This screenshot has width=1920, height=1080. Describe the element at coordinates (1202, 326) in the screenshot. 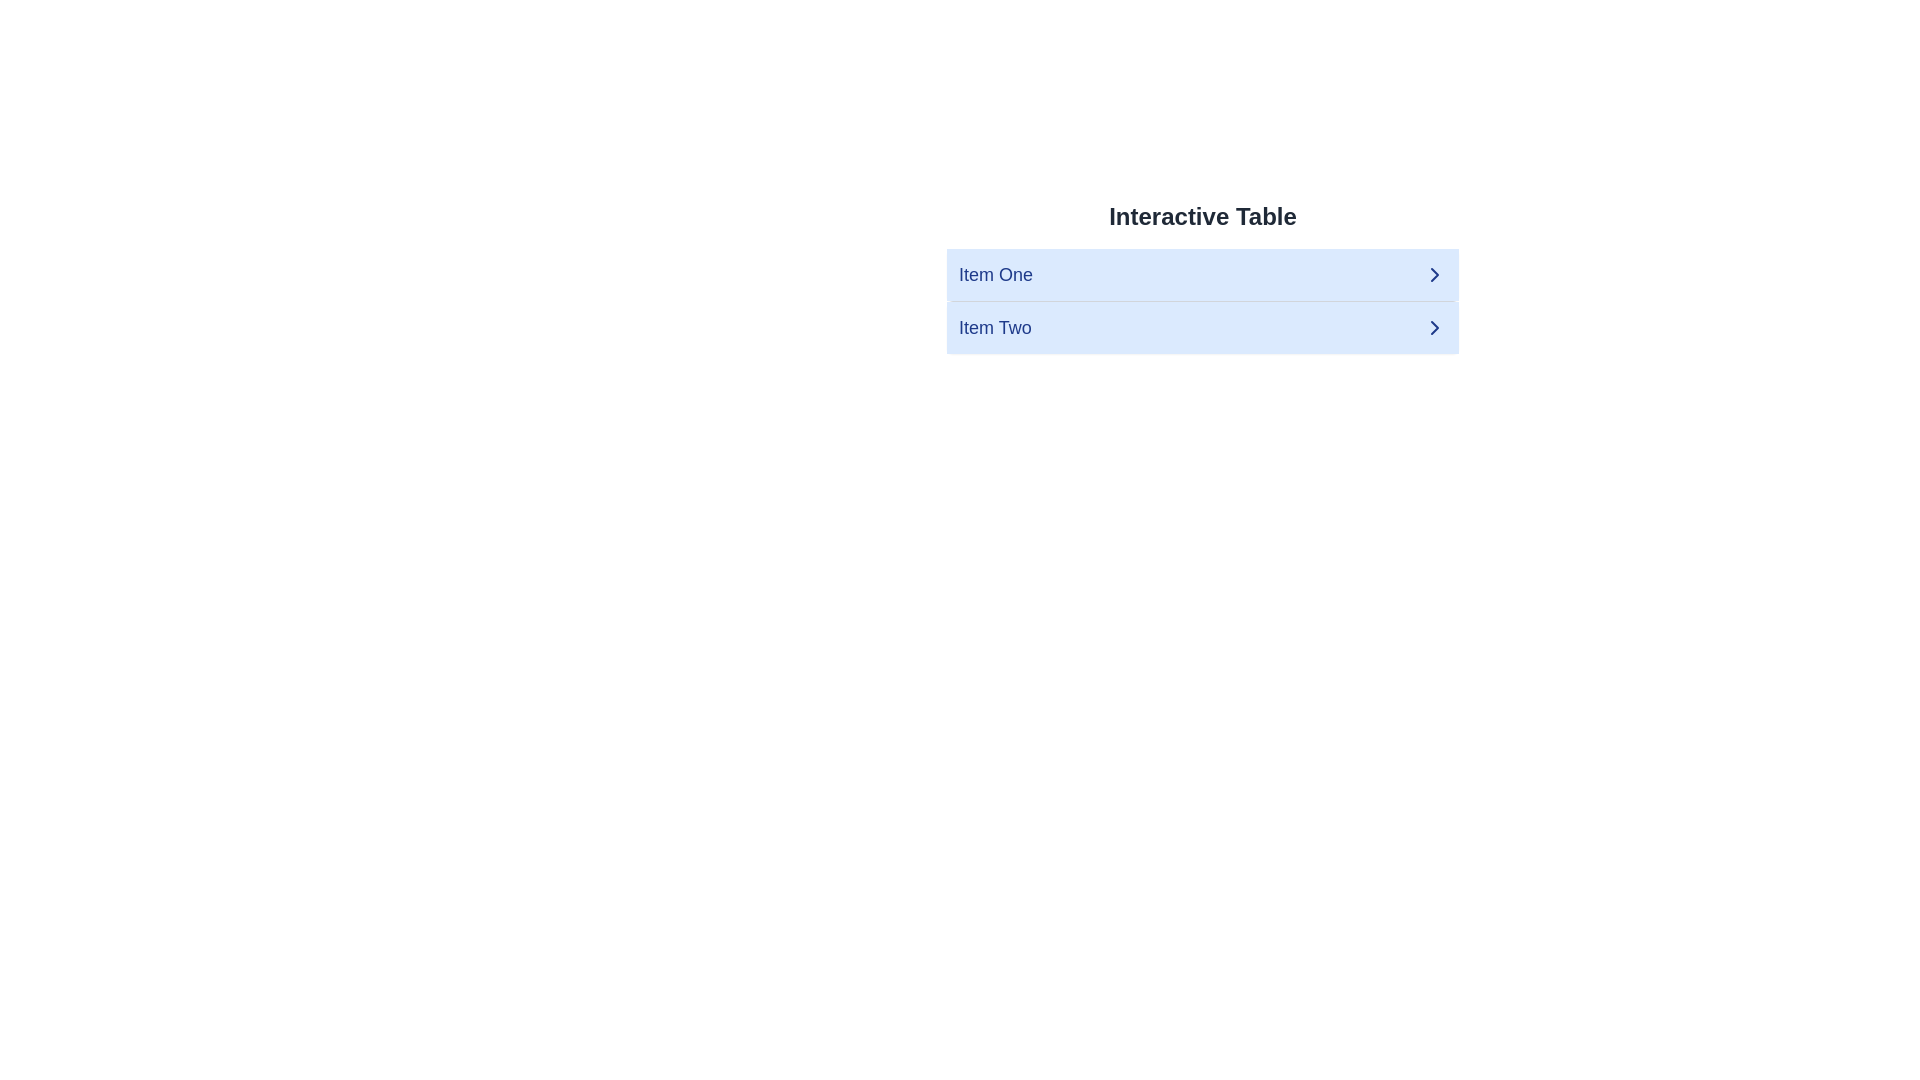

I see `the second clickable list item labeled 'Item Two'` at that location.